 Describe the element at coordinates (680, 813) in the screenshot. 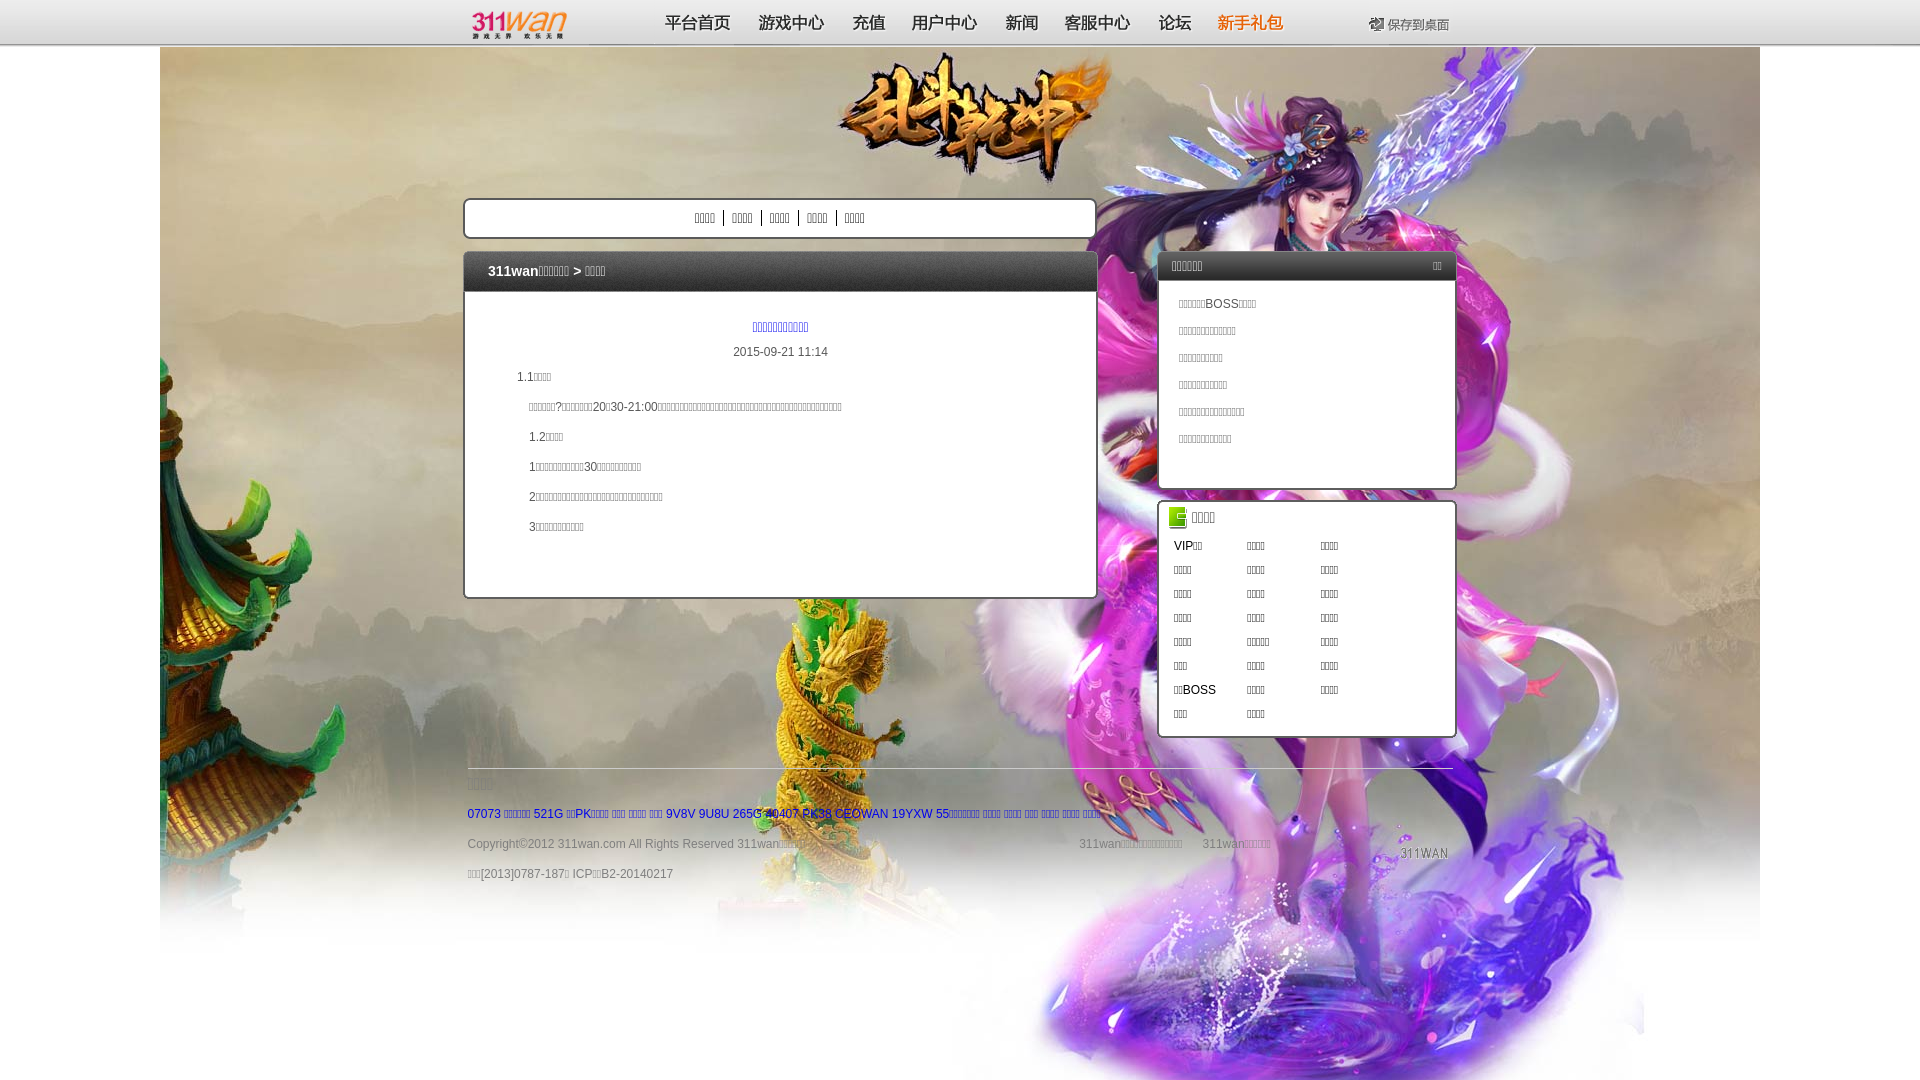

I see `'9V8V'` at that location.